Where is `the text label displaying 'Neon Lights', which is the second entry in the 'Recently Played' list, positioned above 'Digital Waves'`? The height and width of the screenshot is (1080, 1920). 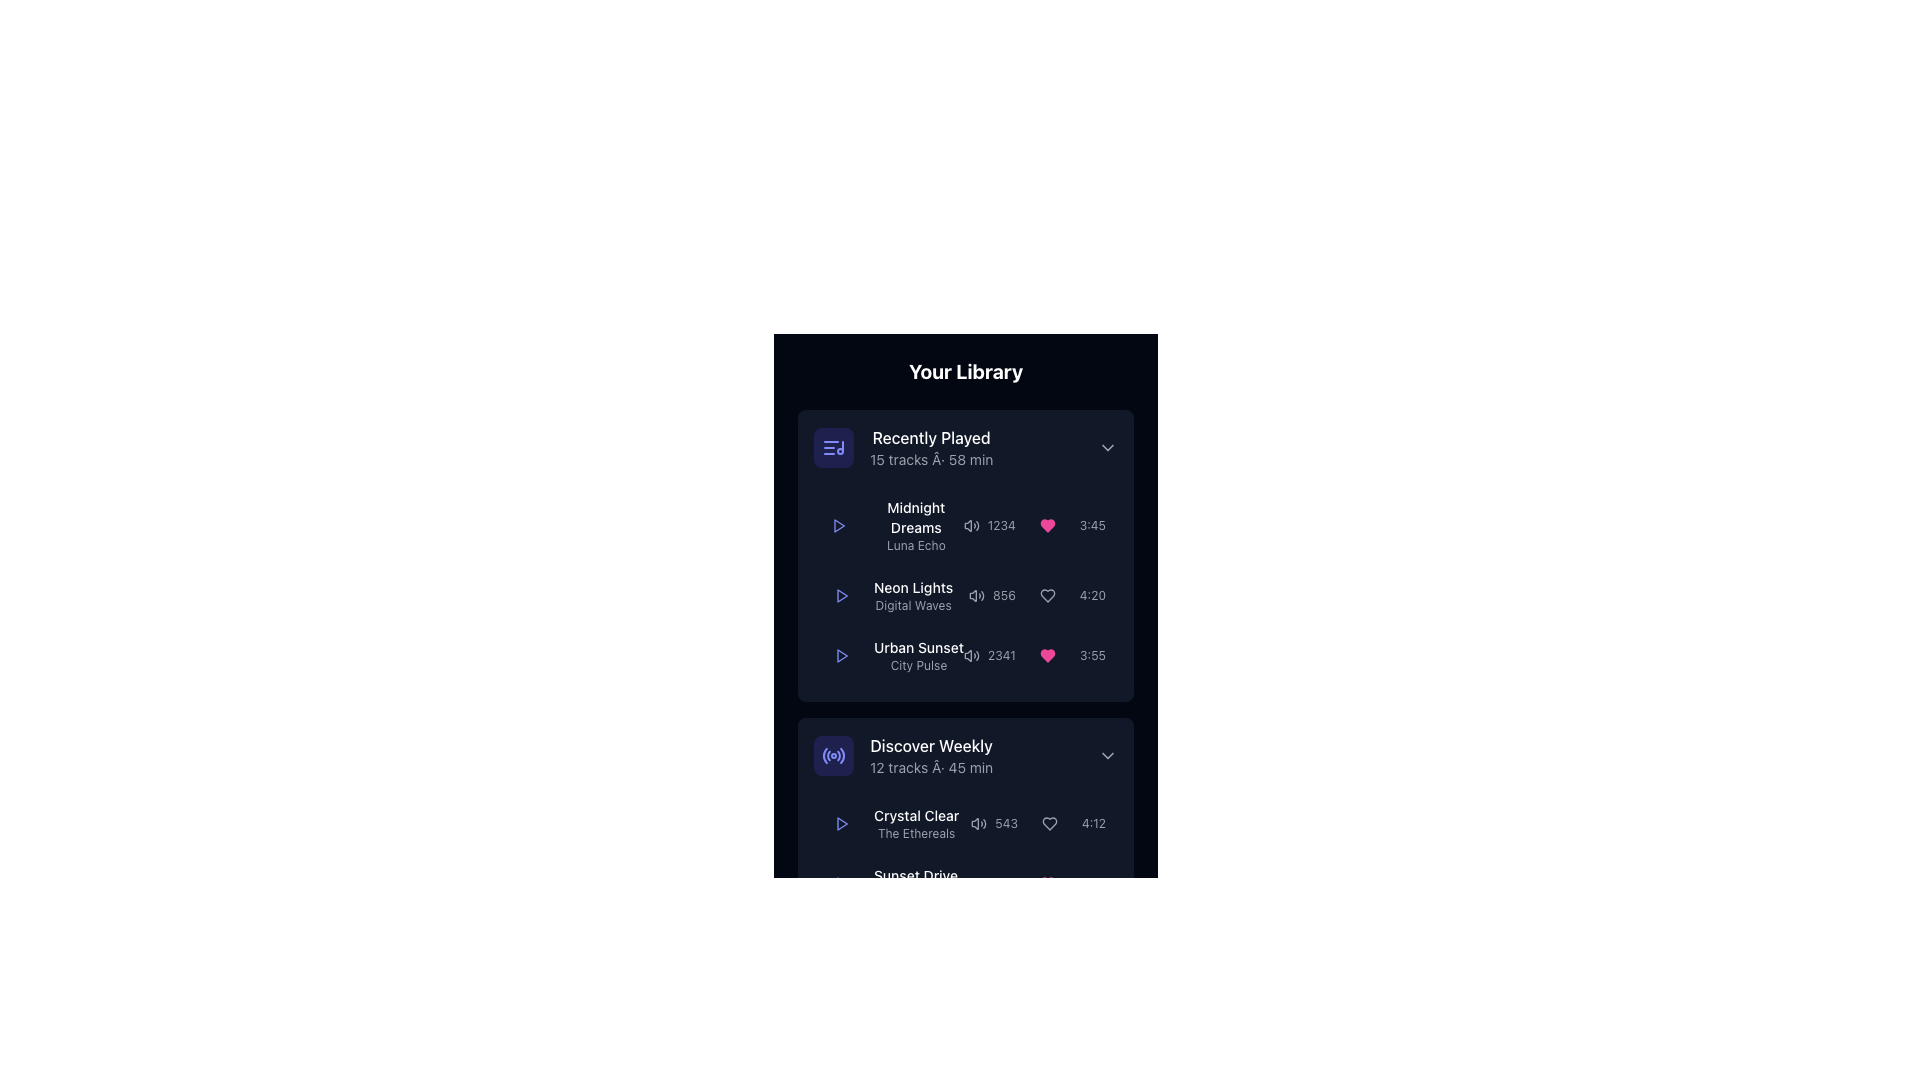 the text label displaying 'Neon Lights', which is the second entry in the 'Recently Played' list, positioned above 'Digital Waves' is located at coordinates (912, 586).